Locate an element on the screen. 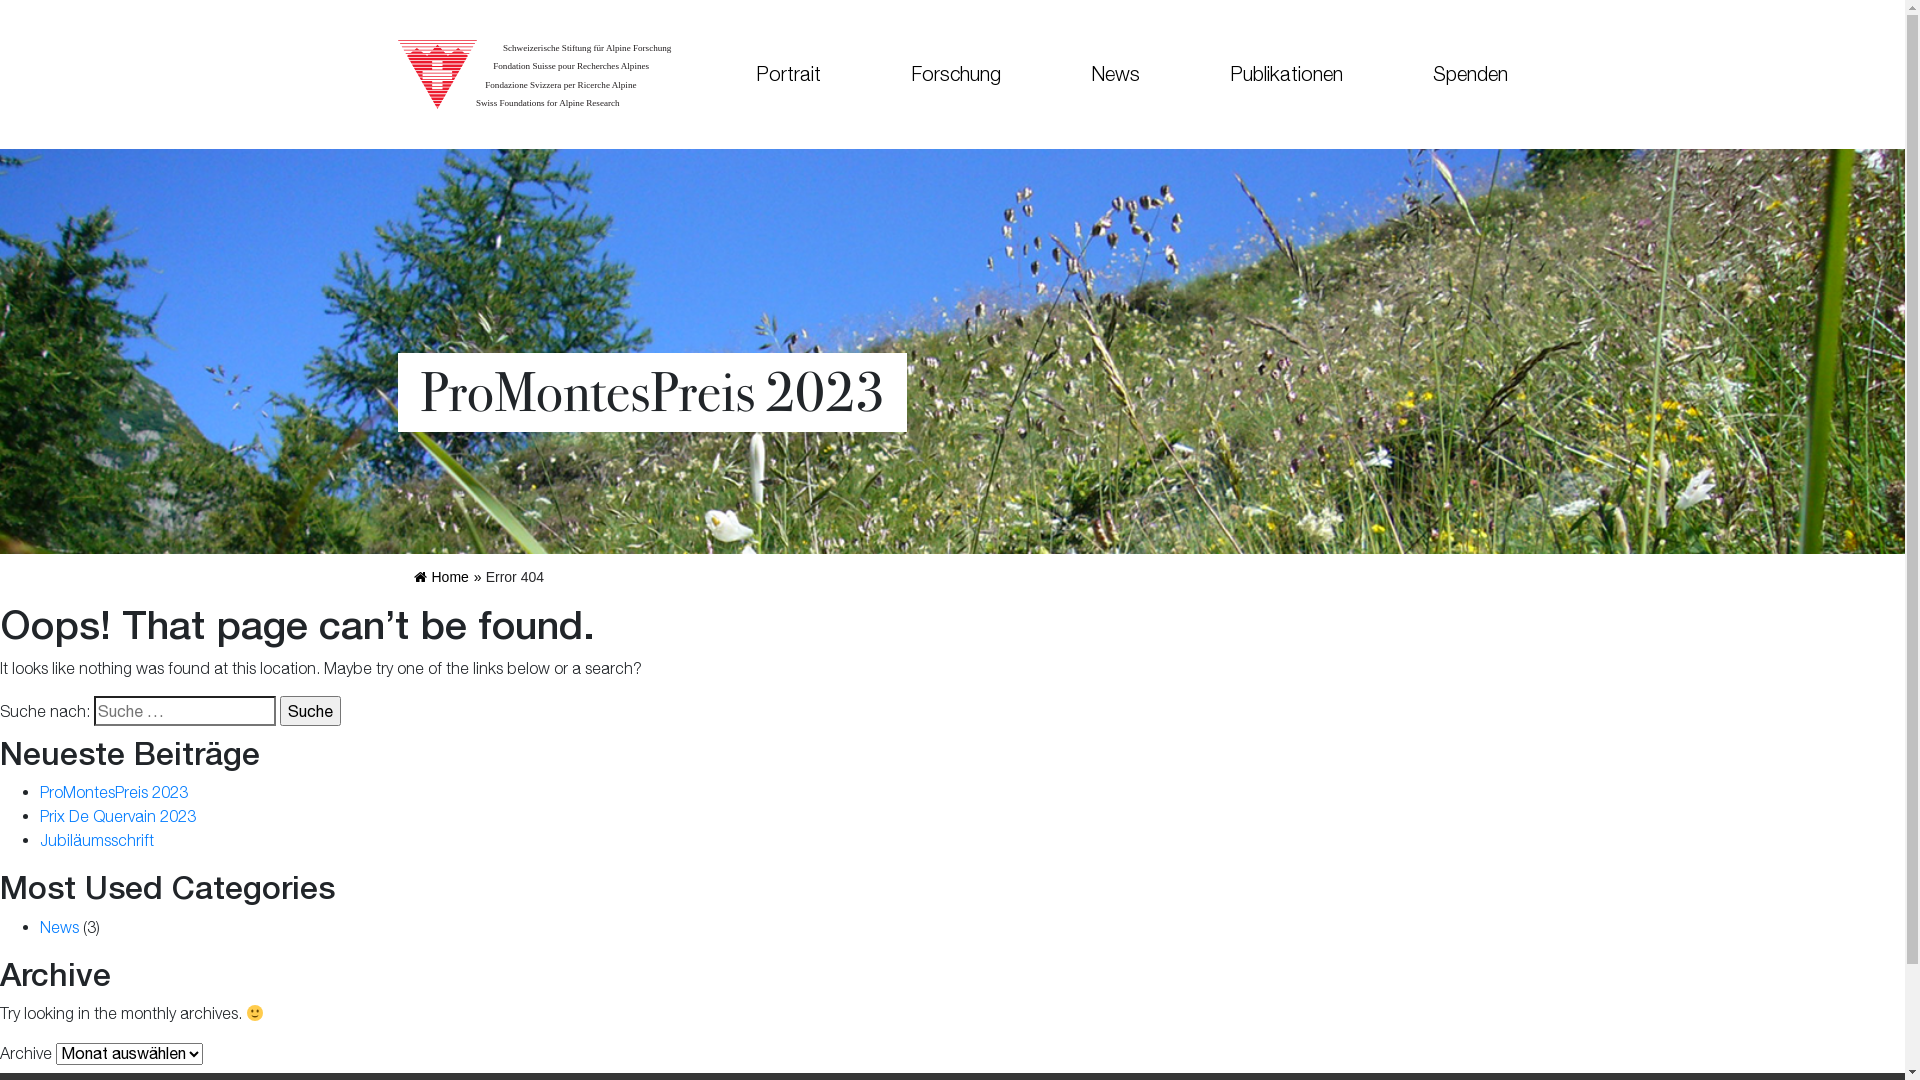  'Home' is located at coordinates (412, 577).